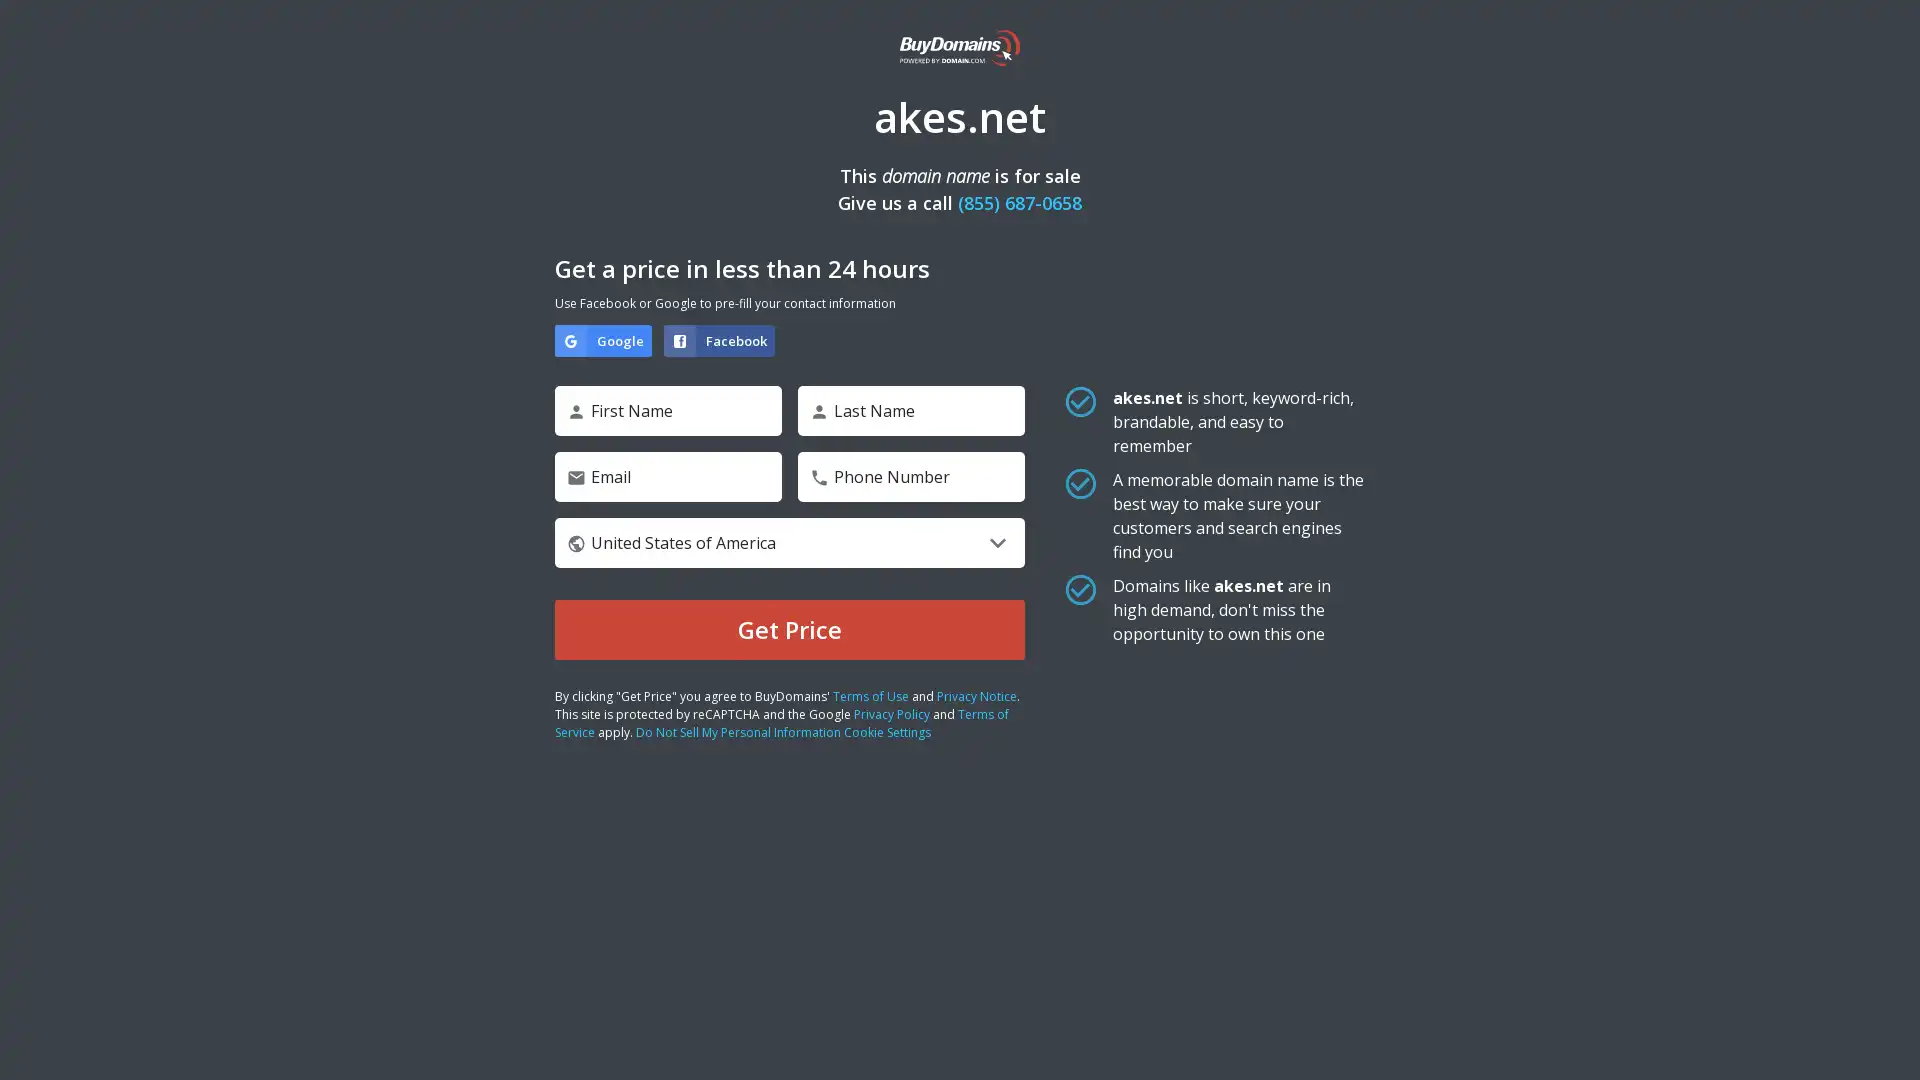 This screenshot has height=1080, width=1920. What do you see at coordinates (602, 339) in the screenshot?
I see `Google` at bounding box center [602, 339].